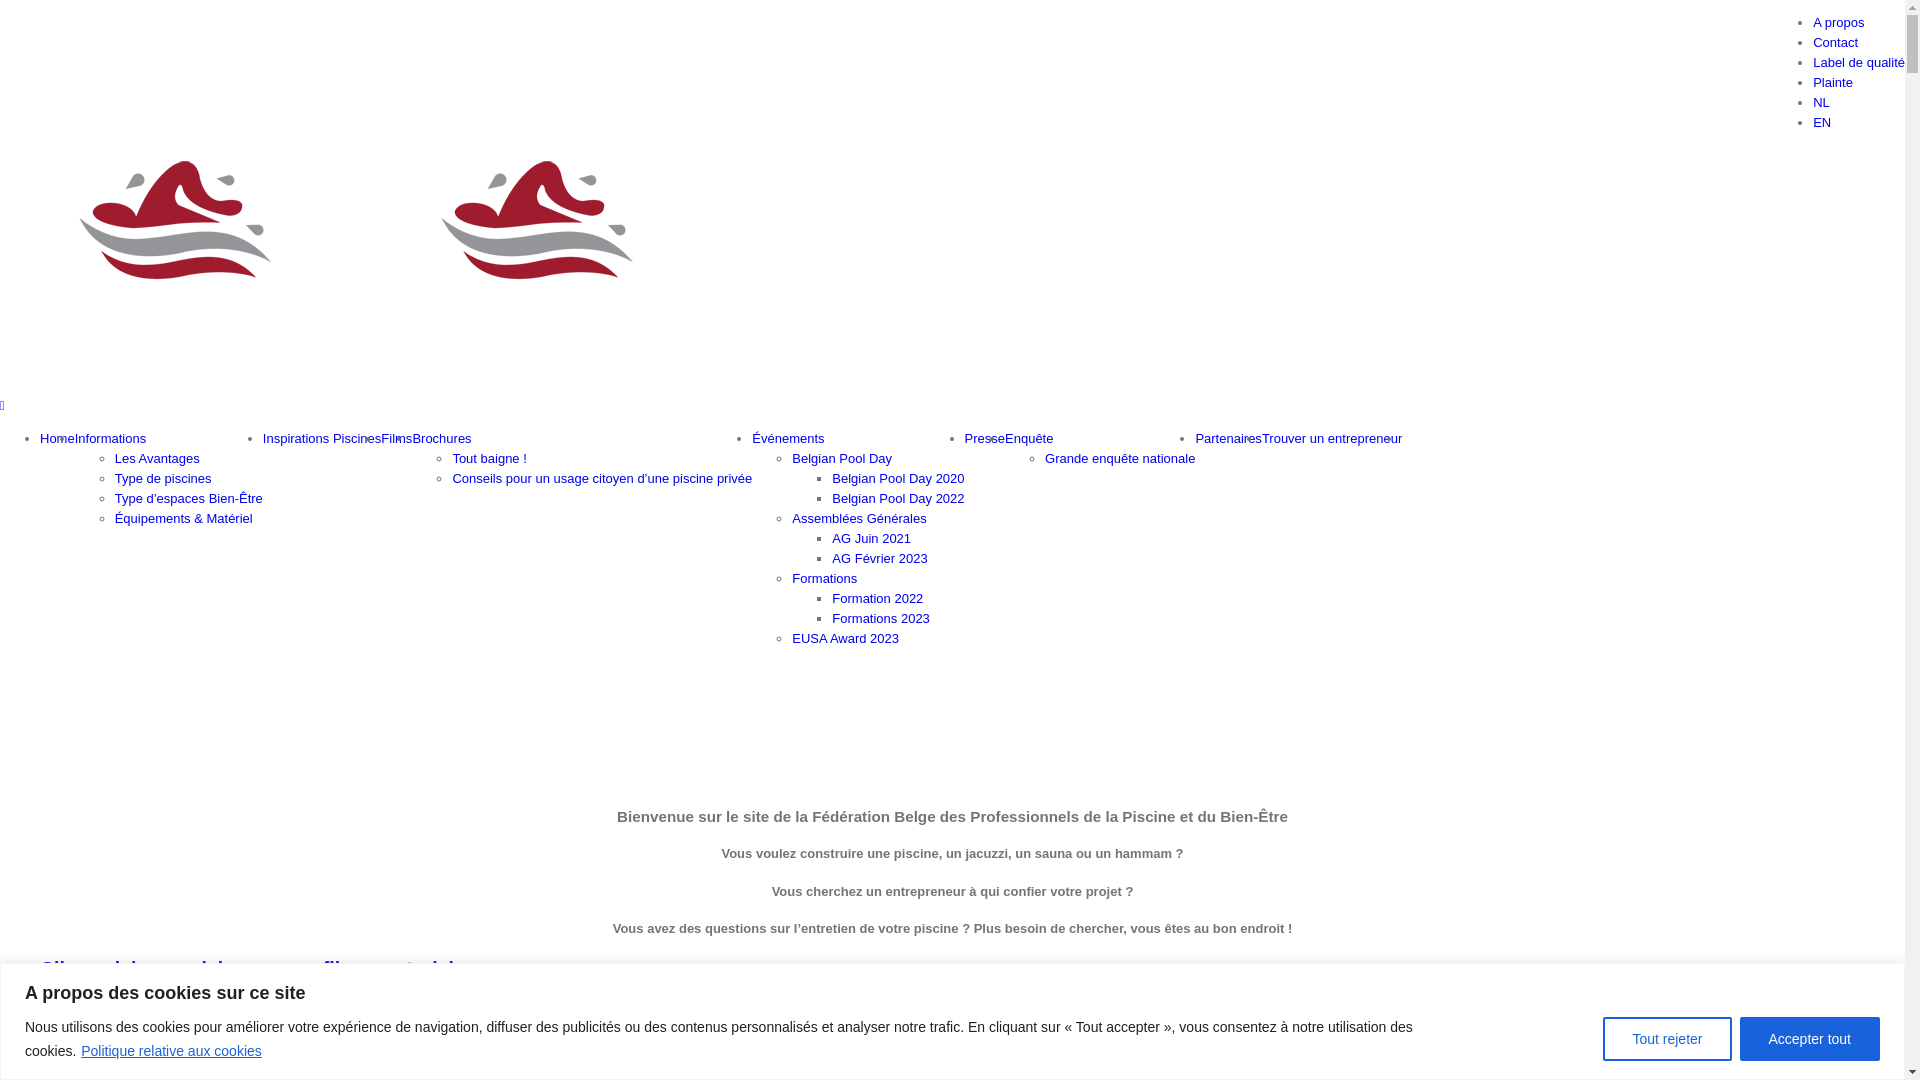  I want to click on 'Belgian Pool Day', so click(841, 458).